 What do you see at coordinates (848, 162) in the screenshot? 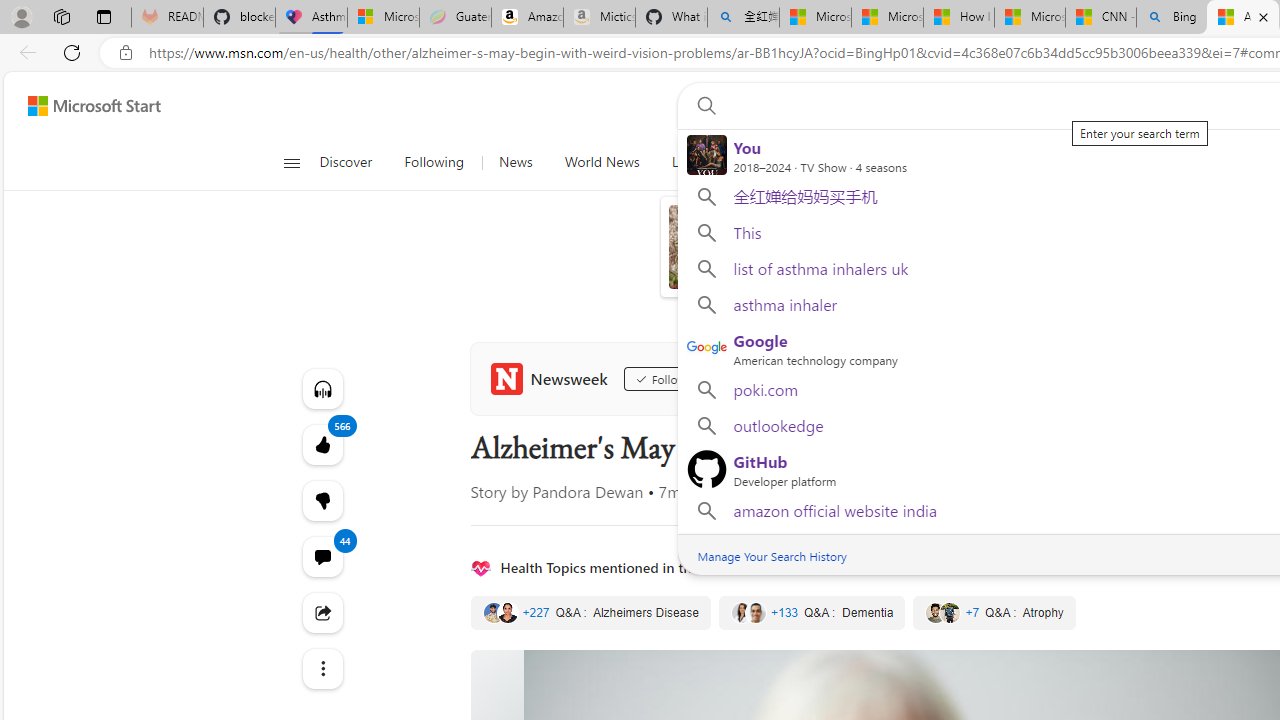
I see `'Technology'` at bounding box center [848, 162].